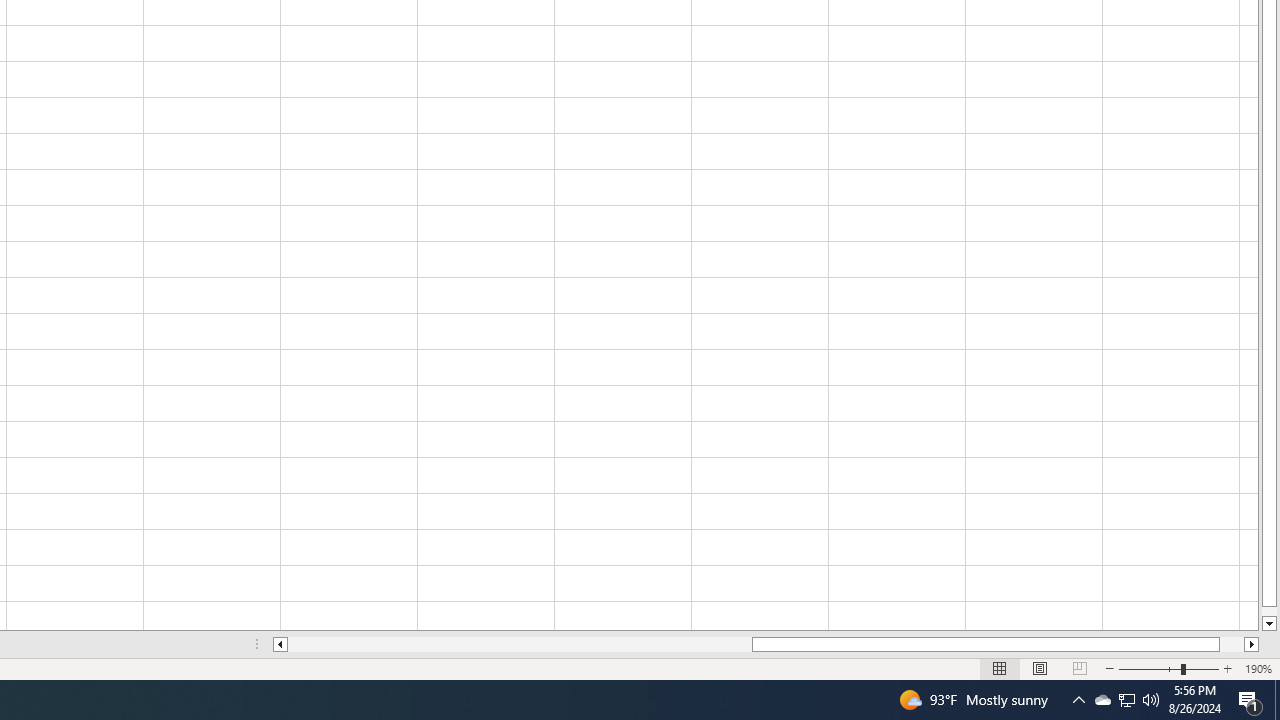 This screenshot has width=1280, height=720. What do you see at coordinates (1231, 644) in the screenshot?
I see `'Page right'` at bounding box center [1231, 644].